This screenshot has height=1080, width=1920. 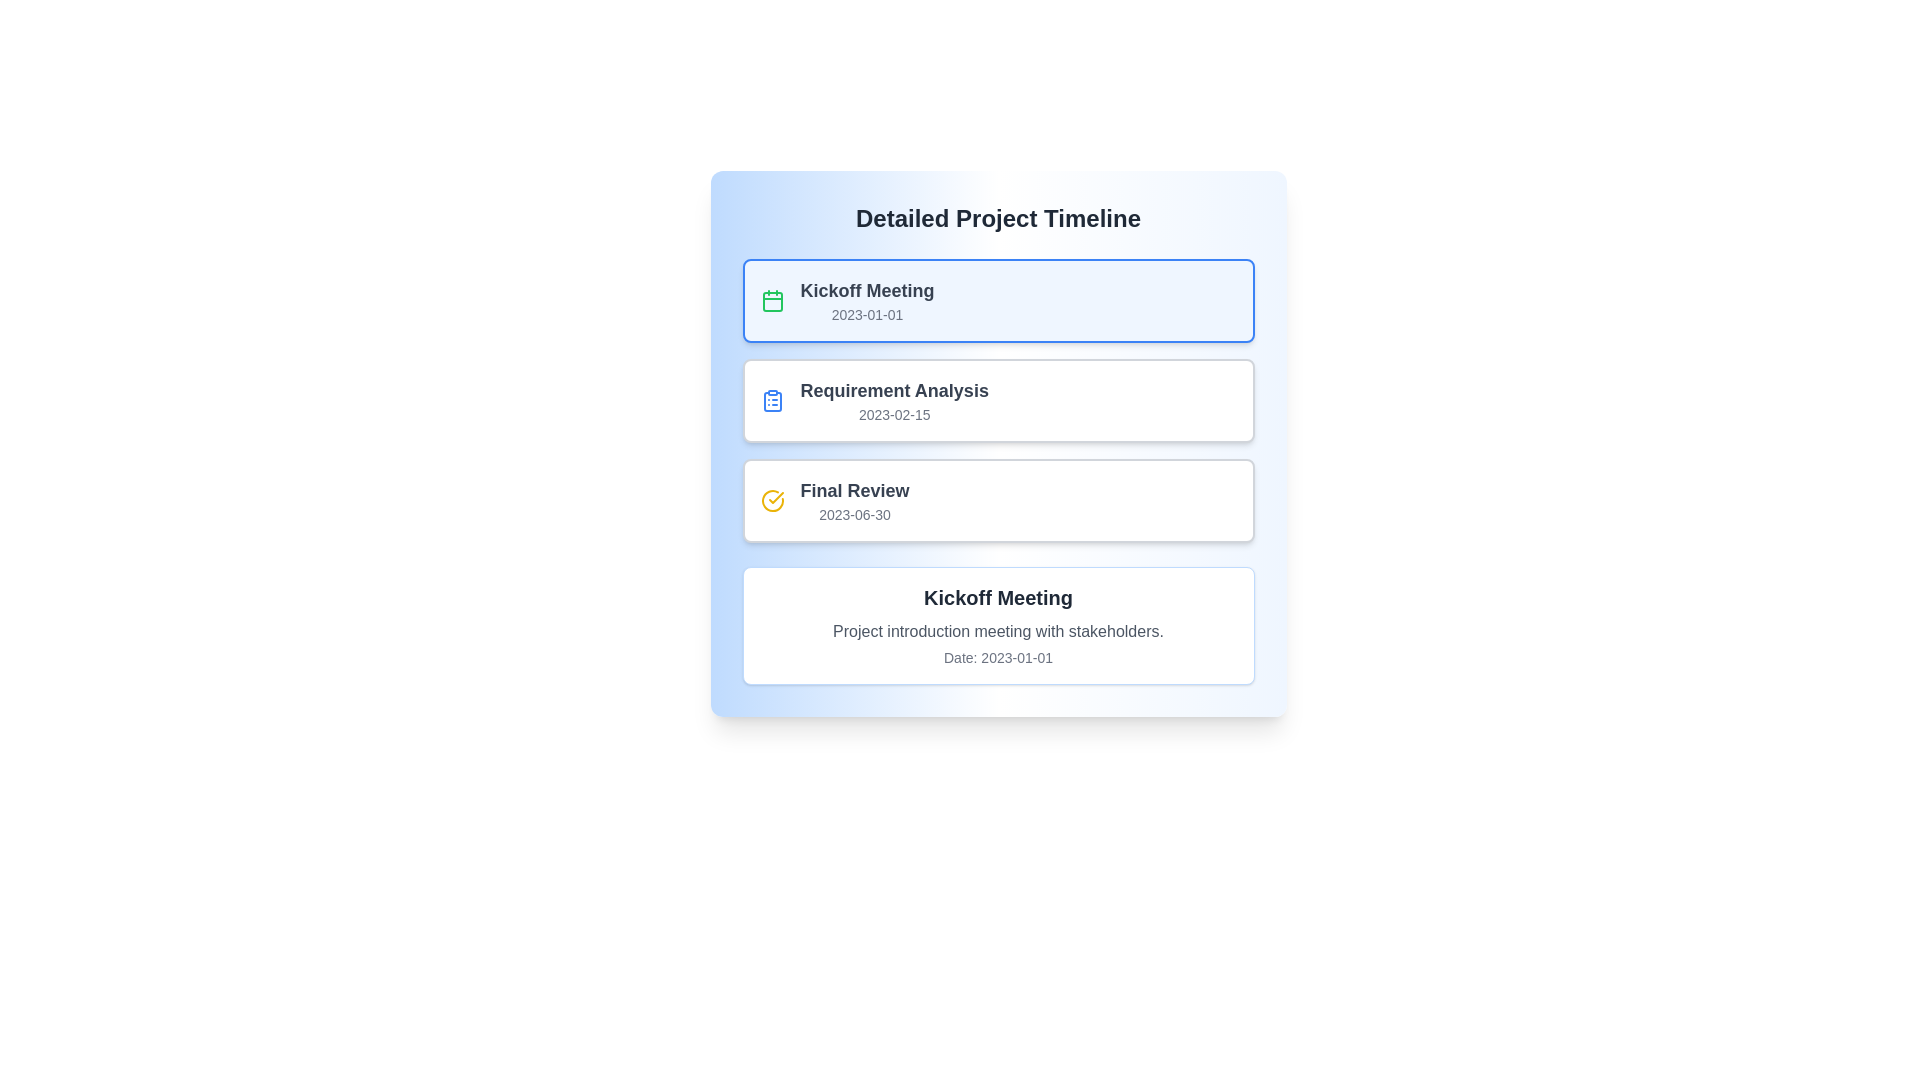 What do you see at coordinates (771, 401) in the screenshot?
I see `the blue clipboard icon with a list design located at the top-left of the 'Requirement Analysis' block in the timeline list` at bounding box center [771, 401].